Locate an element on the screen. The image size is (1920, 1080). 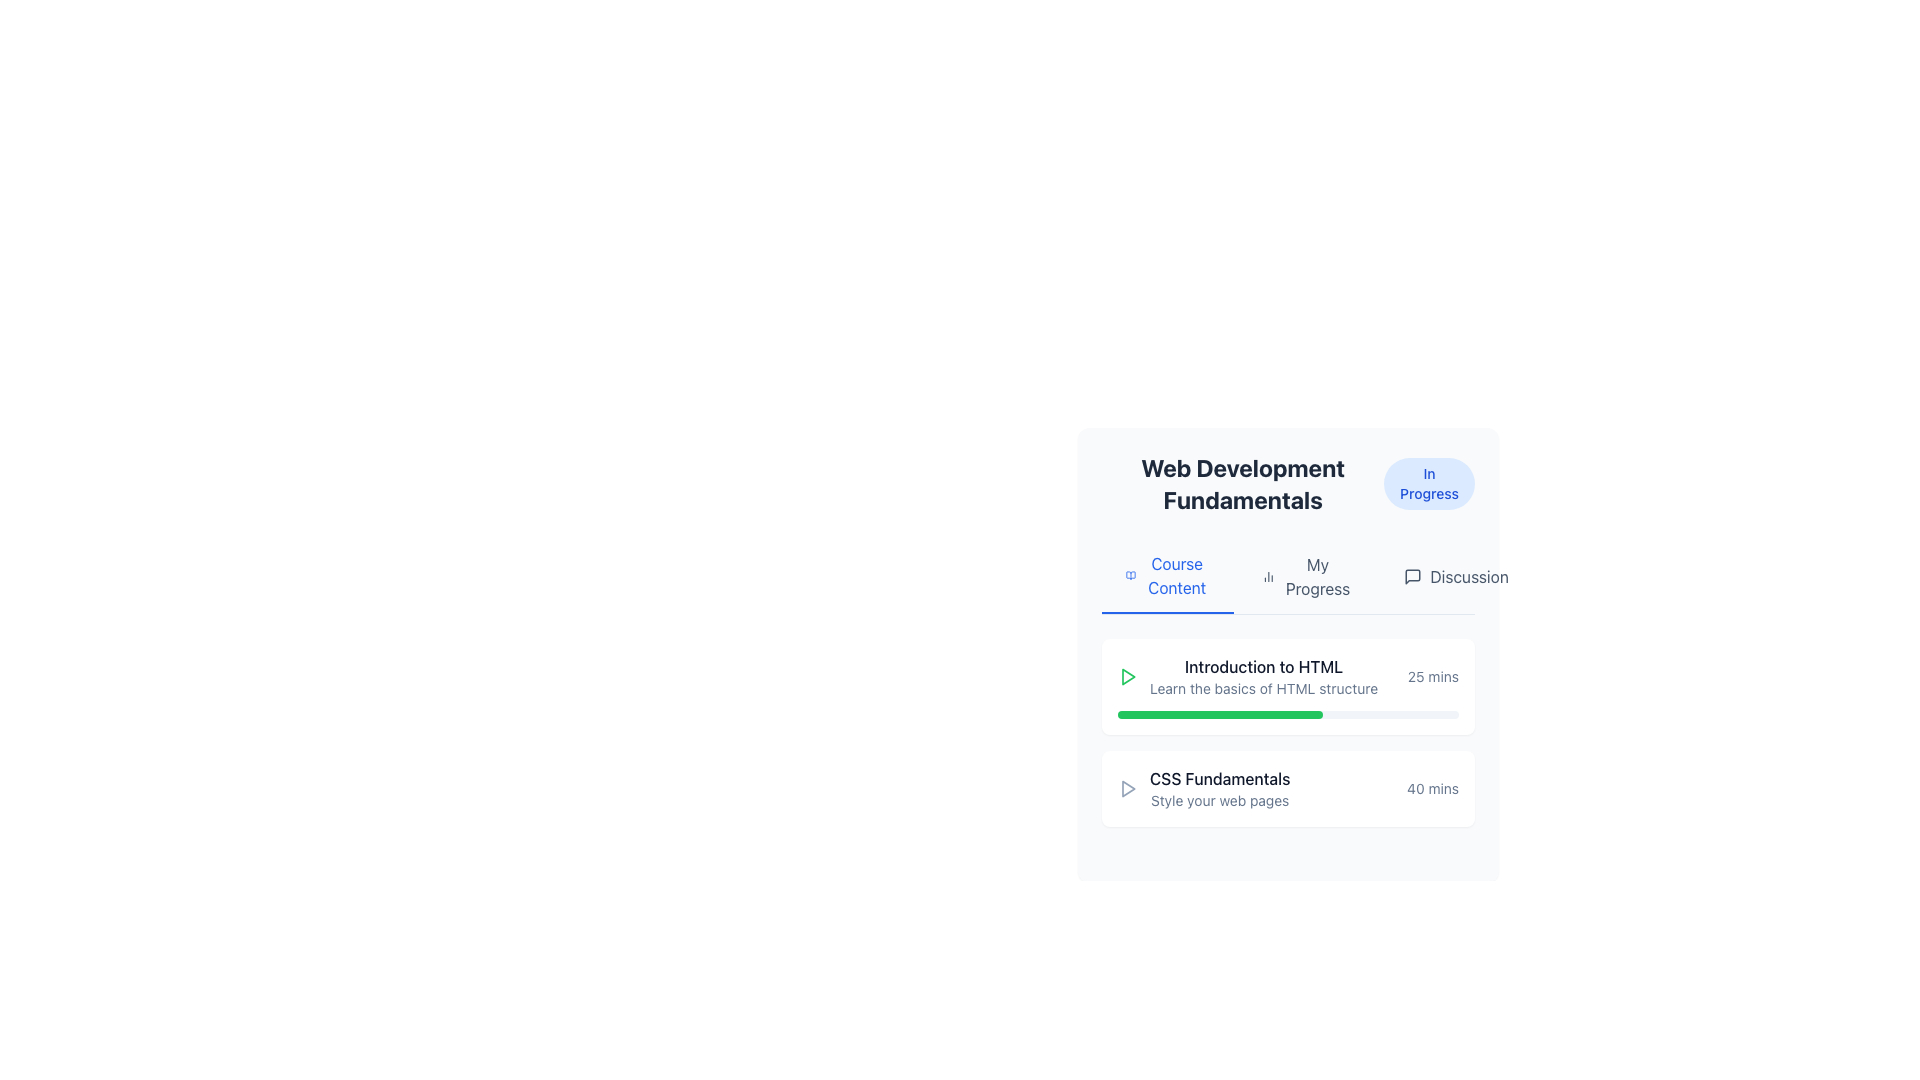
progress bar completion is located at coordinates (1256, 713).